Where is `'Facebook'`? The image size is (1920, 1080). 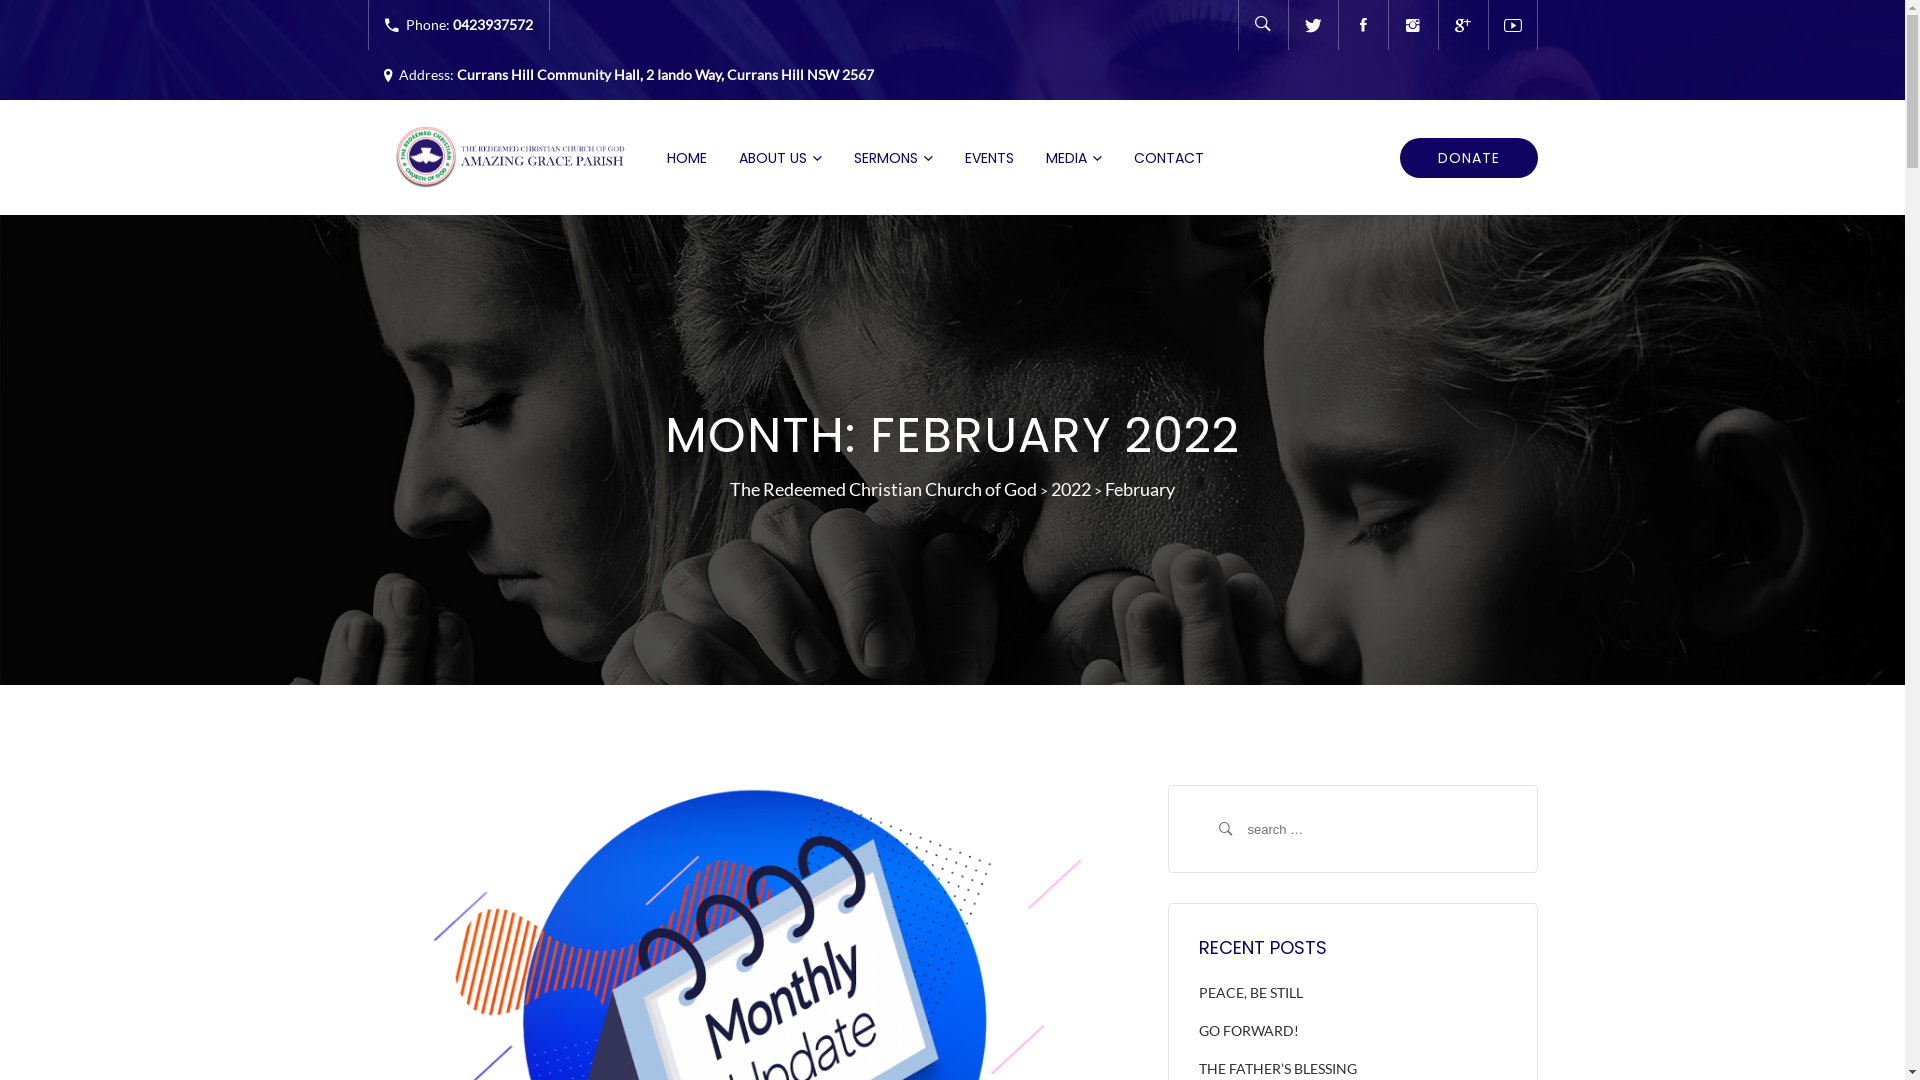 'Facebook' is located at coordinates (1362, 24).